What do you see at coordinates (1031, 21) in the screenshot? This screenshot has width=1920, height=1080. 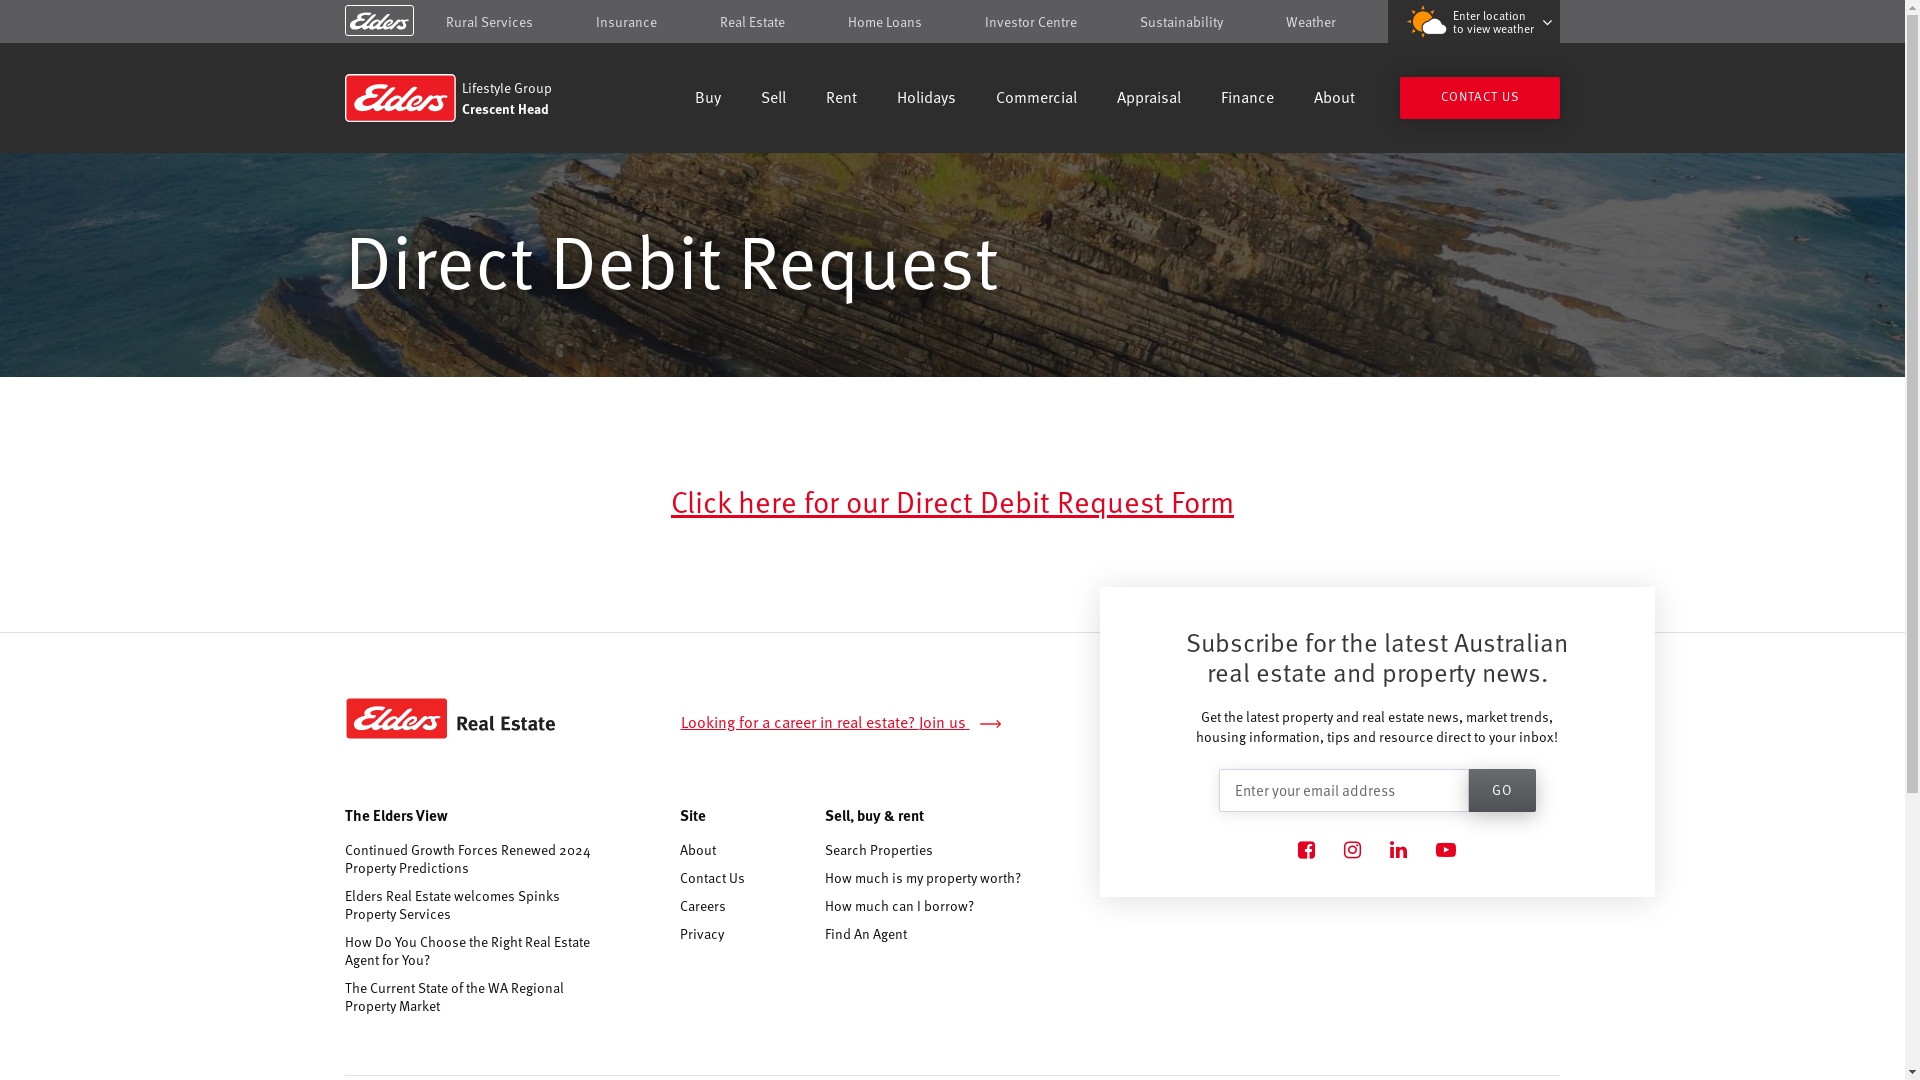 I see `'Investor Centre'` at bounding box center [1031, 21].